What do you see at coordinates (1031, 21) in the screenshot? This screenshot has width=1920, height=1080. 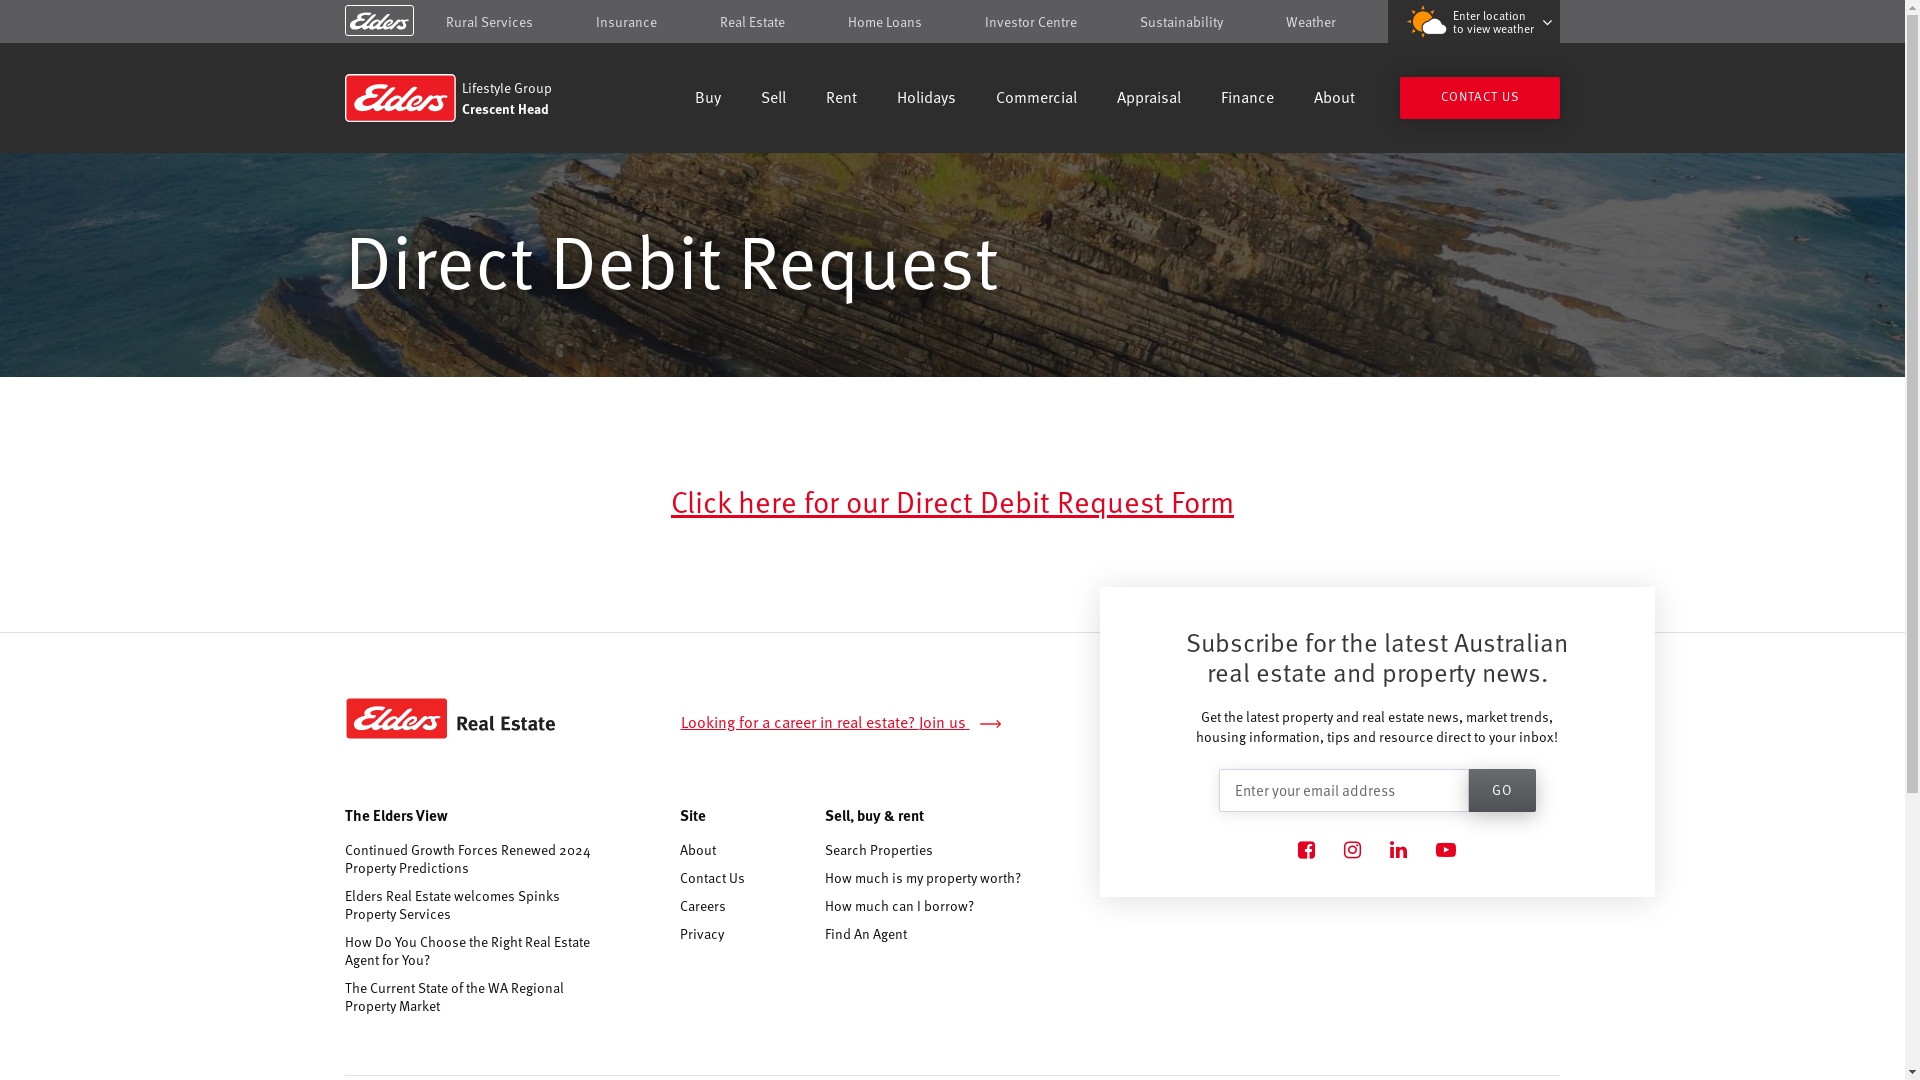 I see `'Investor Centre'` at bounding box center [1031, 21].